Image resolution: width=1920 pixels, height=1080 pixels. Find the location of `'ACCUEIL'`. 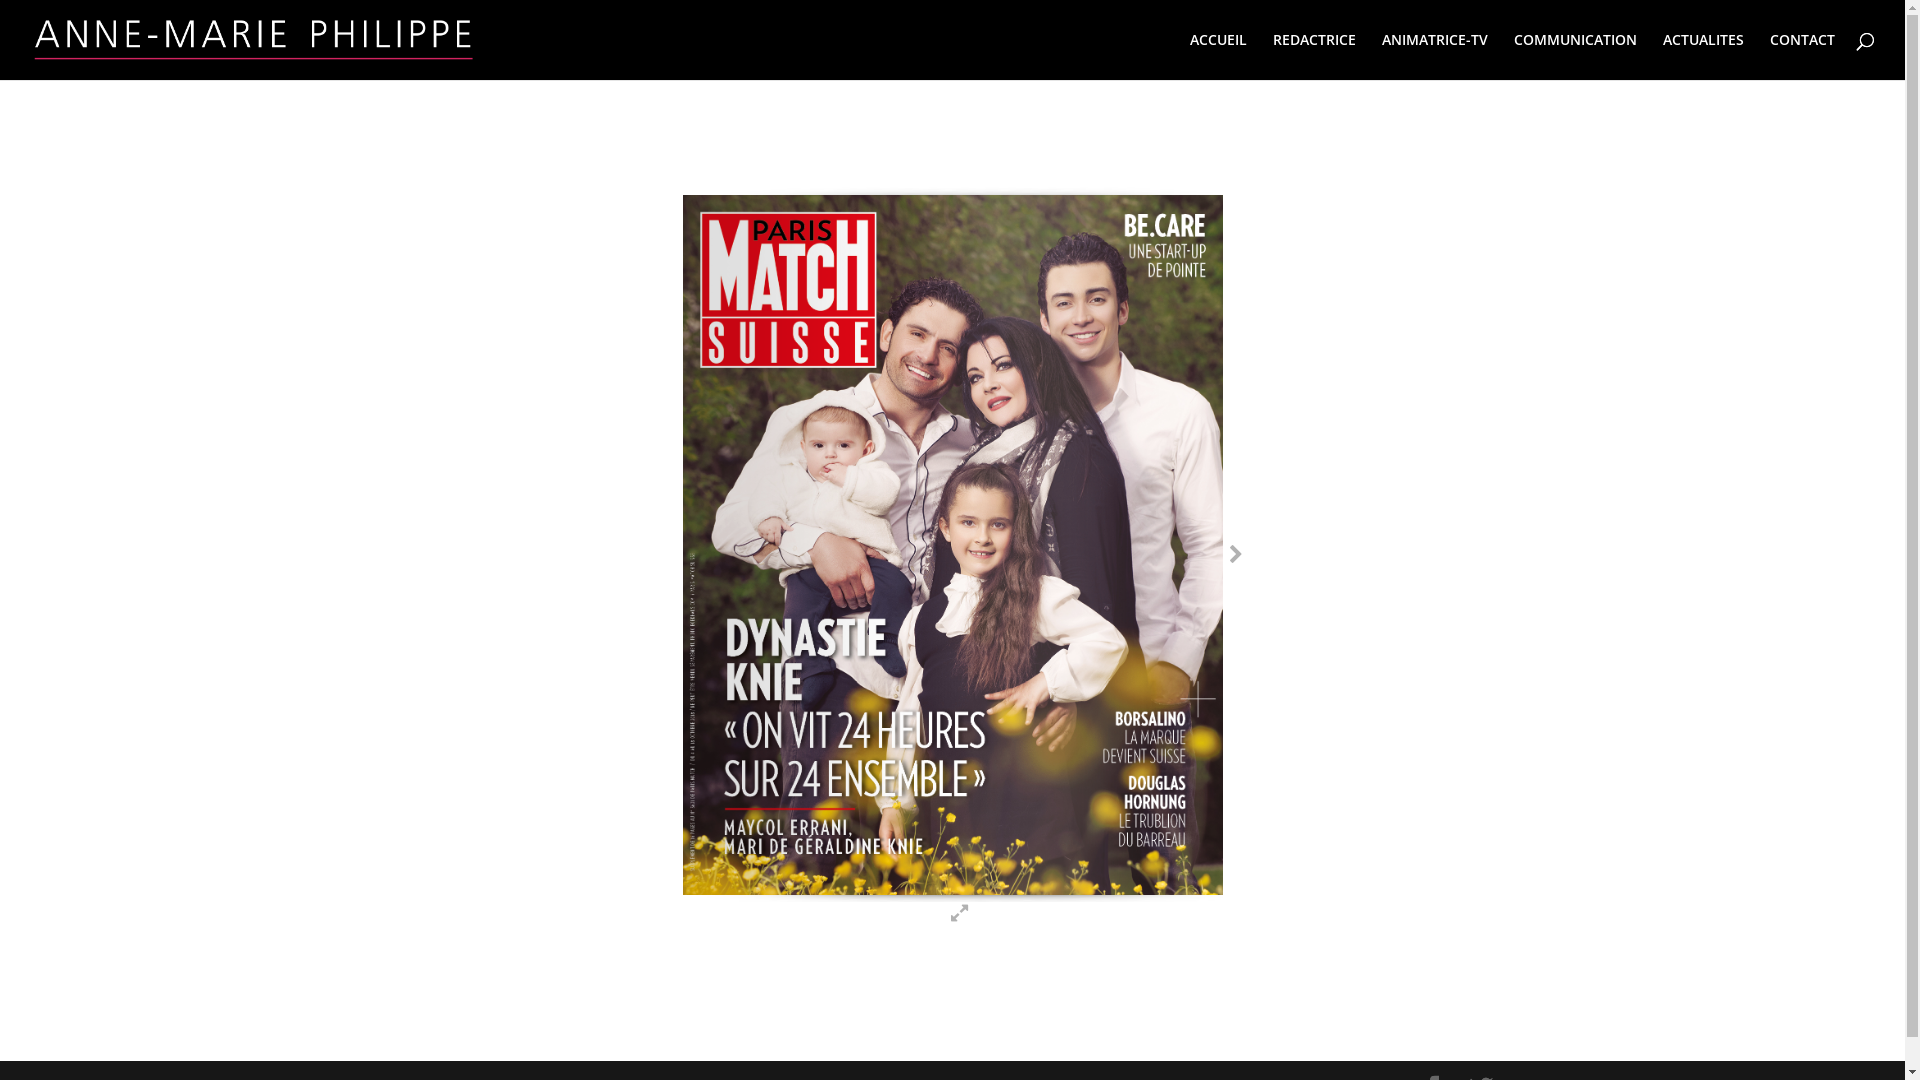

'ACCUEIL' is located at coordinates (1217, 55).